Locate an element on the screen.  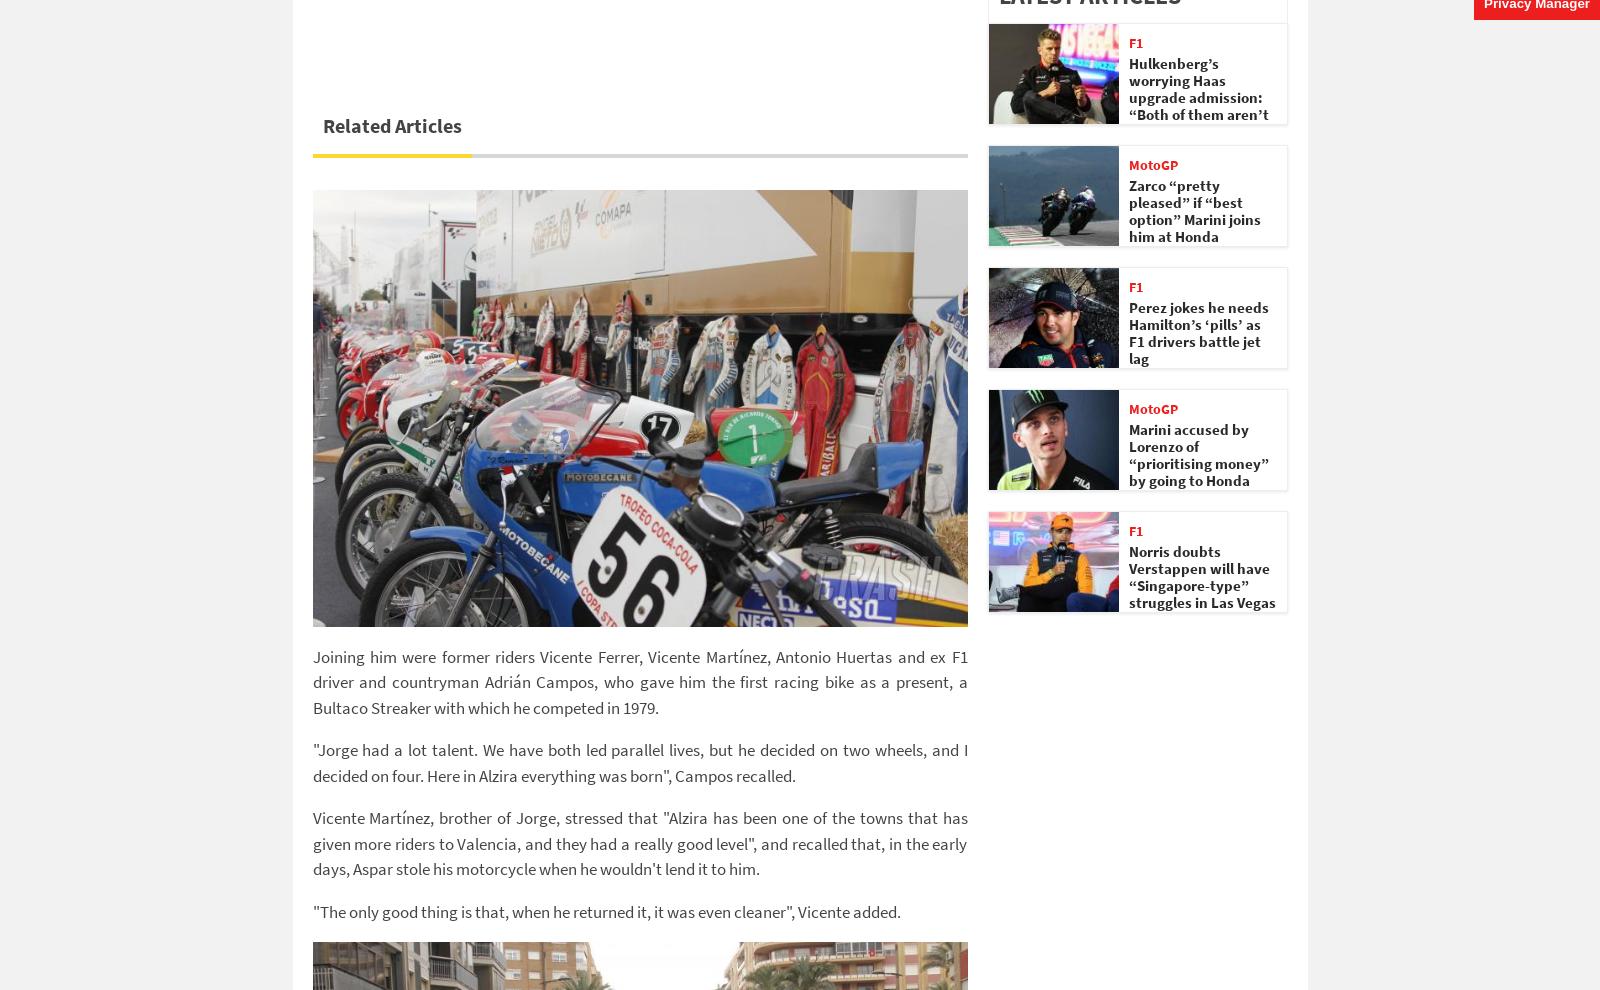
'Norris doubts Verstappen will have “Singapore-type” struggles in Las Vegas' is located at coordinates (1200, 576).